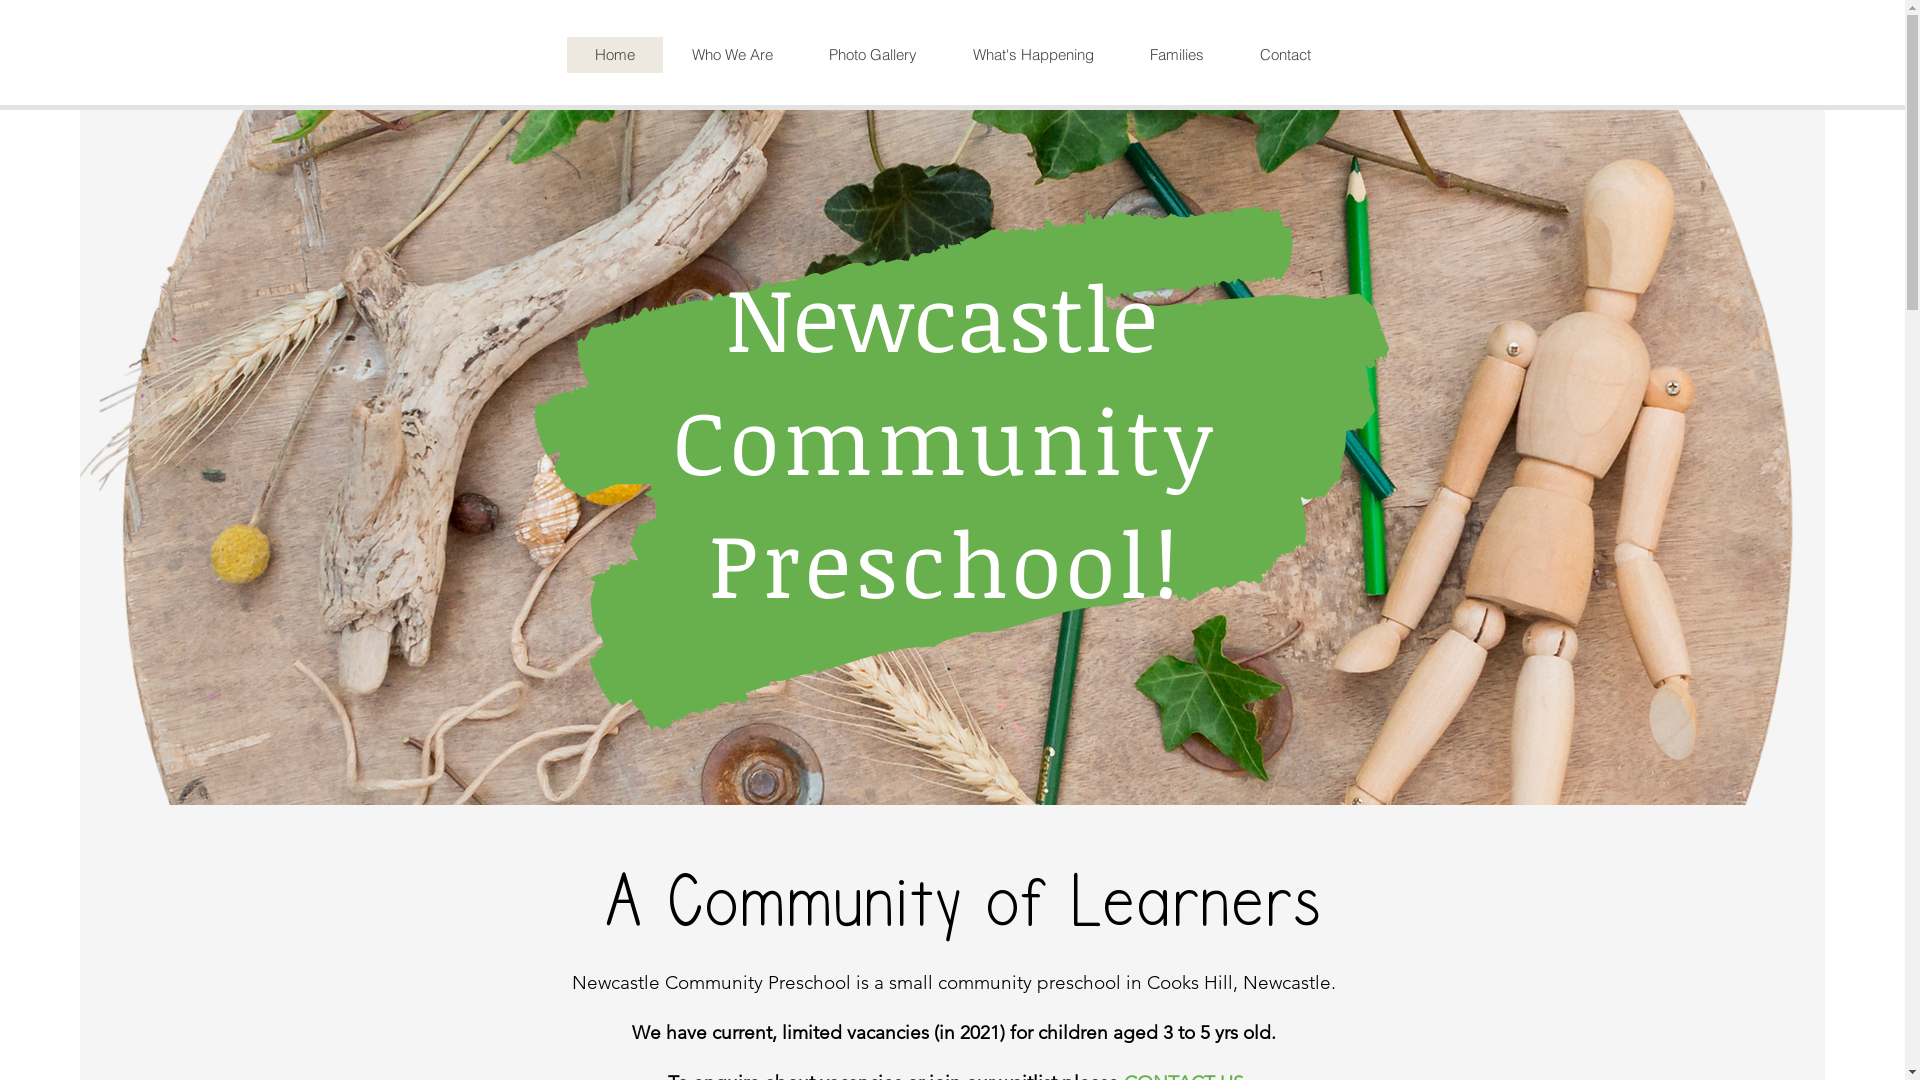 This screenshot has height=1080, width=1920. What do you see at coordinates (662, 53) in the screenshot?
I see `'Who We Are'` at bounding box center [662, 53].